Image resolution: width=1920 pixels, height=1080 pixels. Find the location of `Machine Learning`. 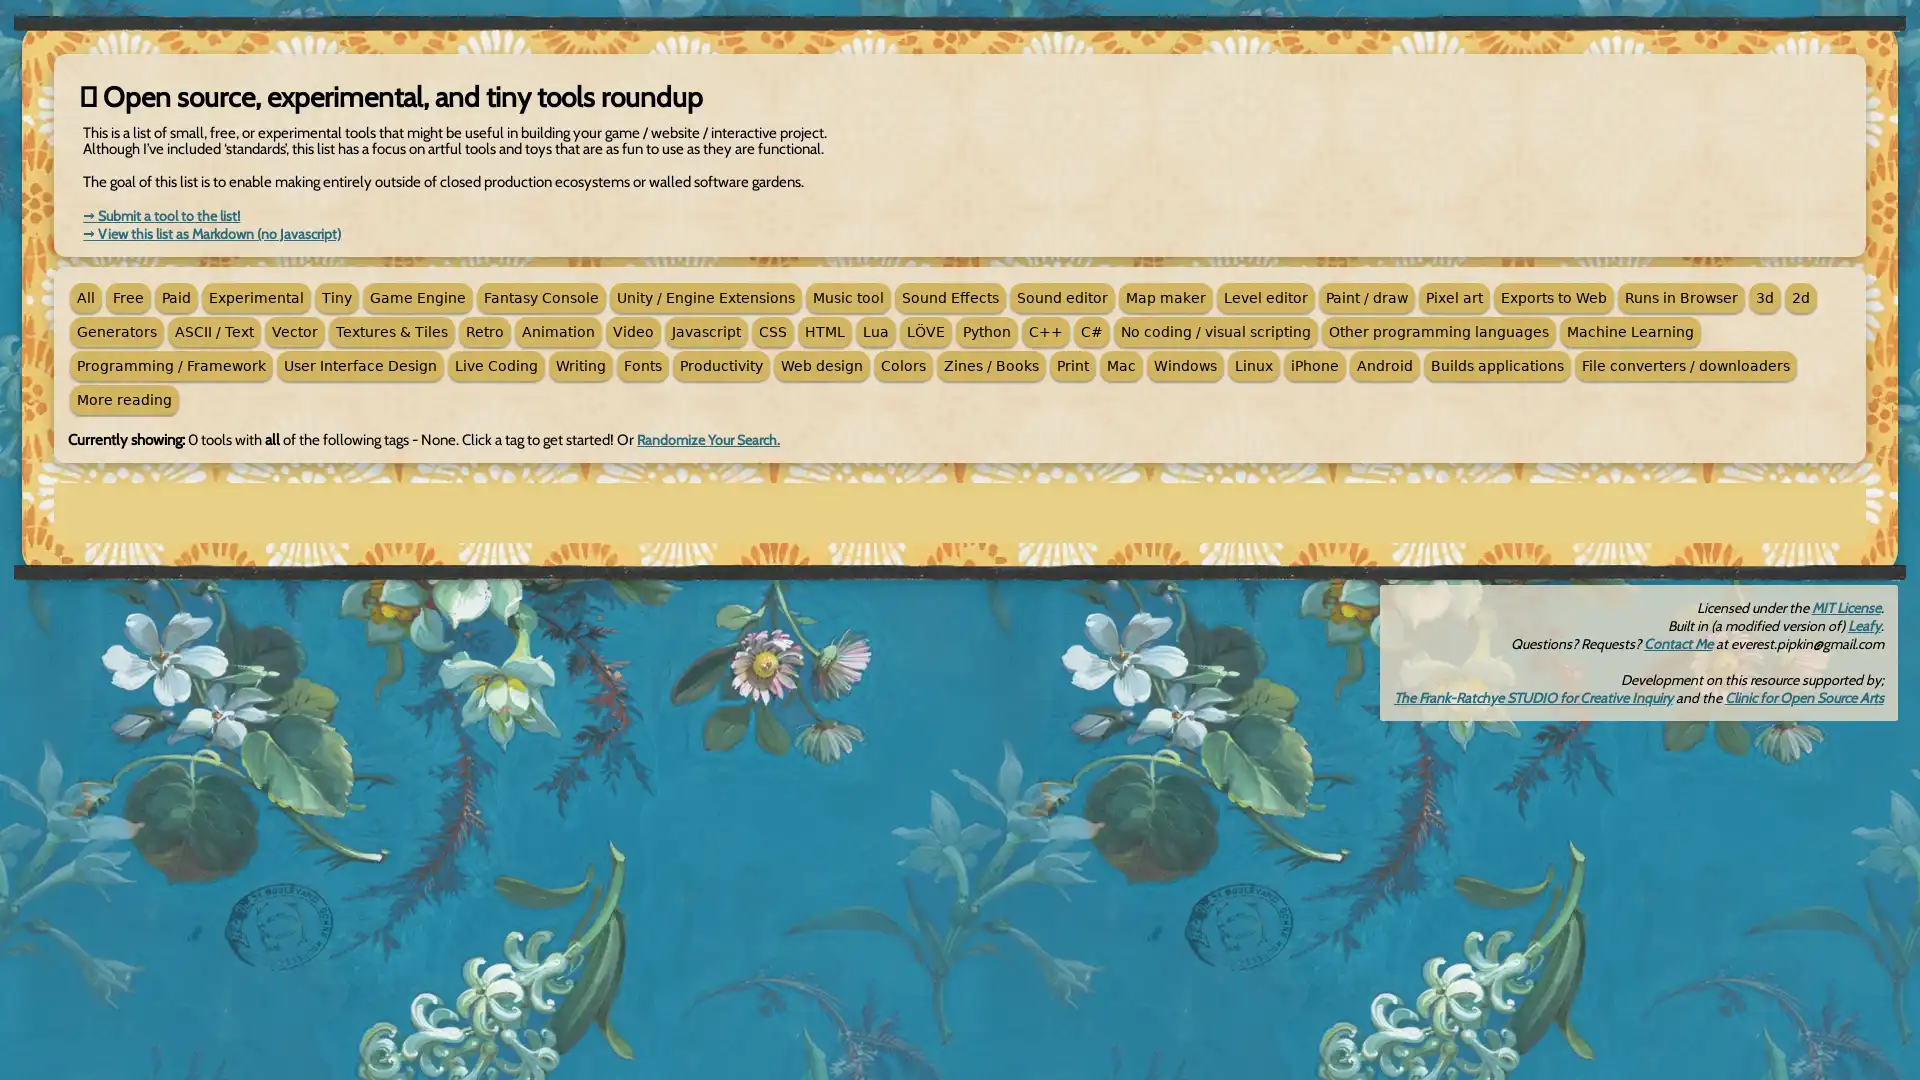

Machine Learning is located at coordinates (1630, 330).